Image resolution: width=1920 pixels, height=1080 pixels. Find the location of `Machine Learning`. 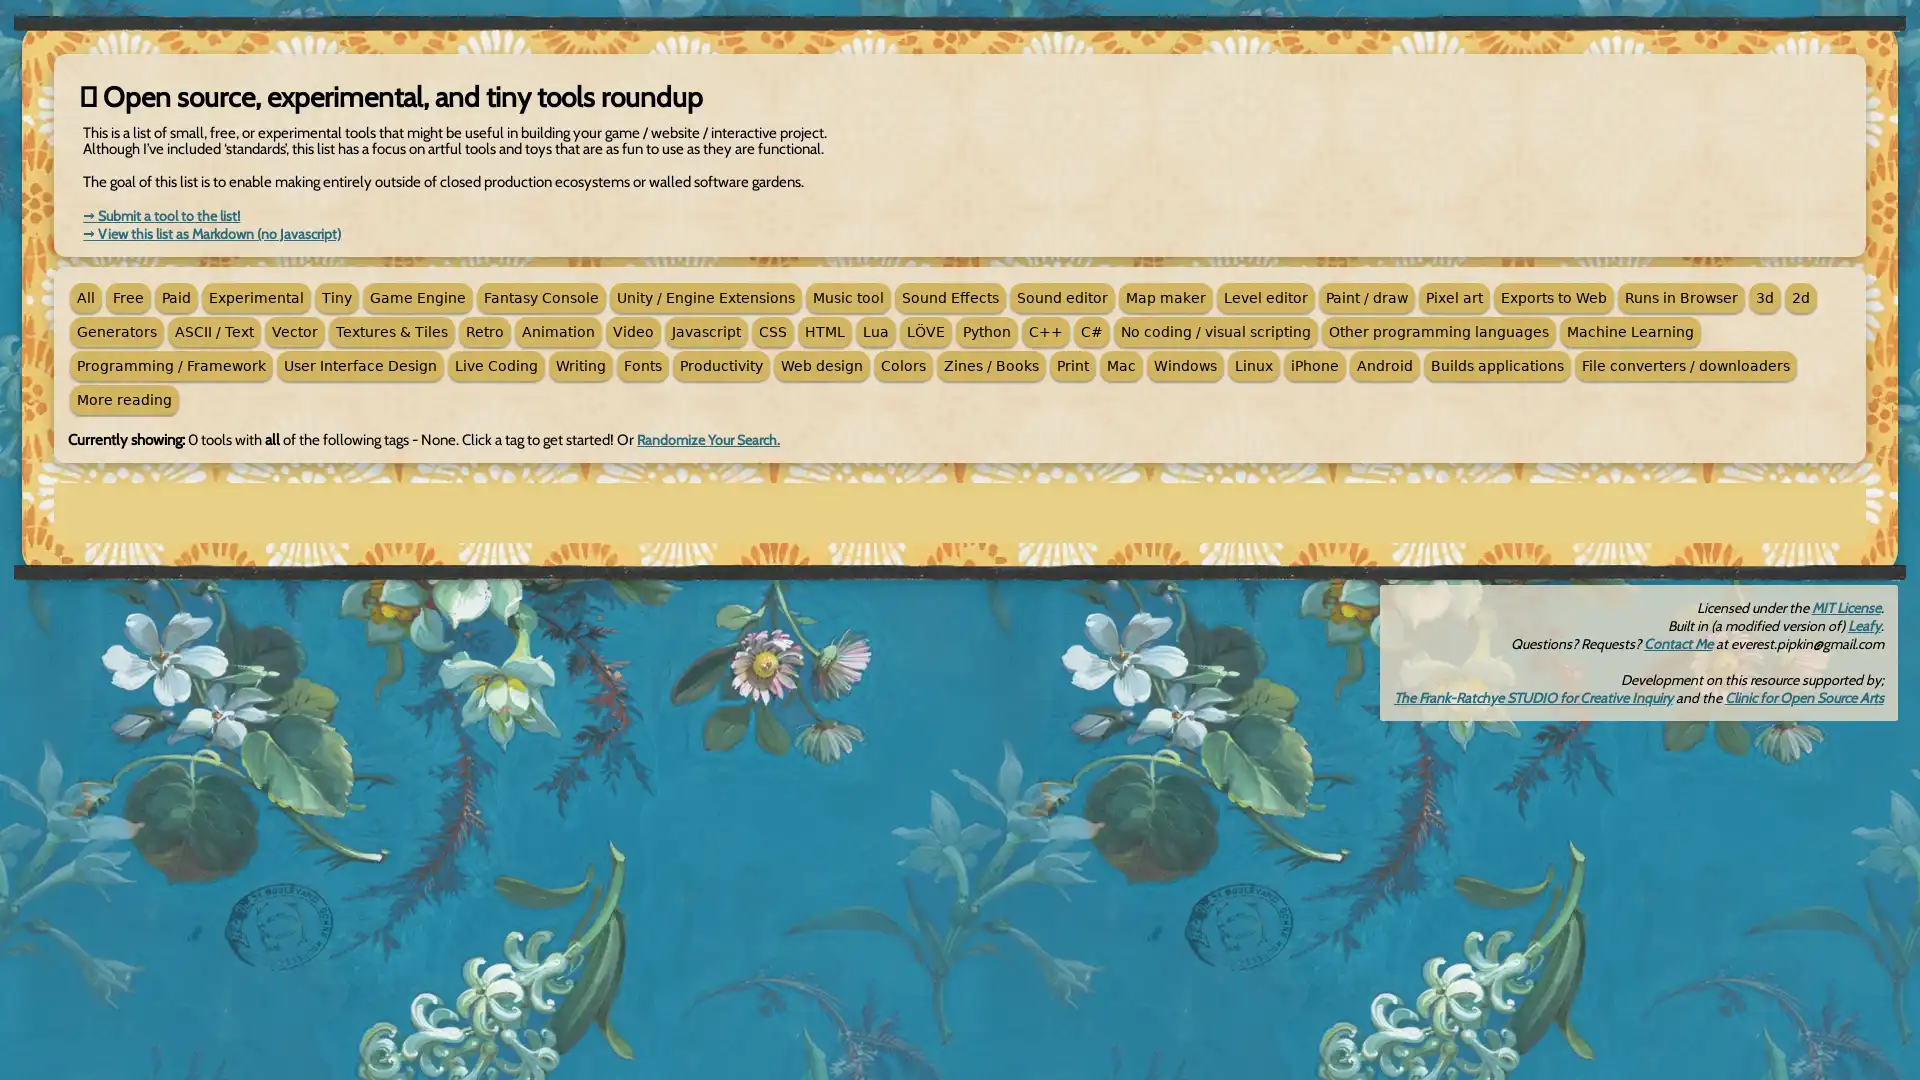

Machine Learning is located at coordinates (1630, 330).